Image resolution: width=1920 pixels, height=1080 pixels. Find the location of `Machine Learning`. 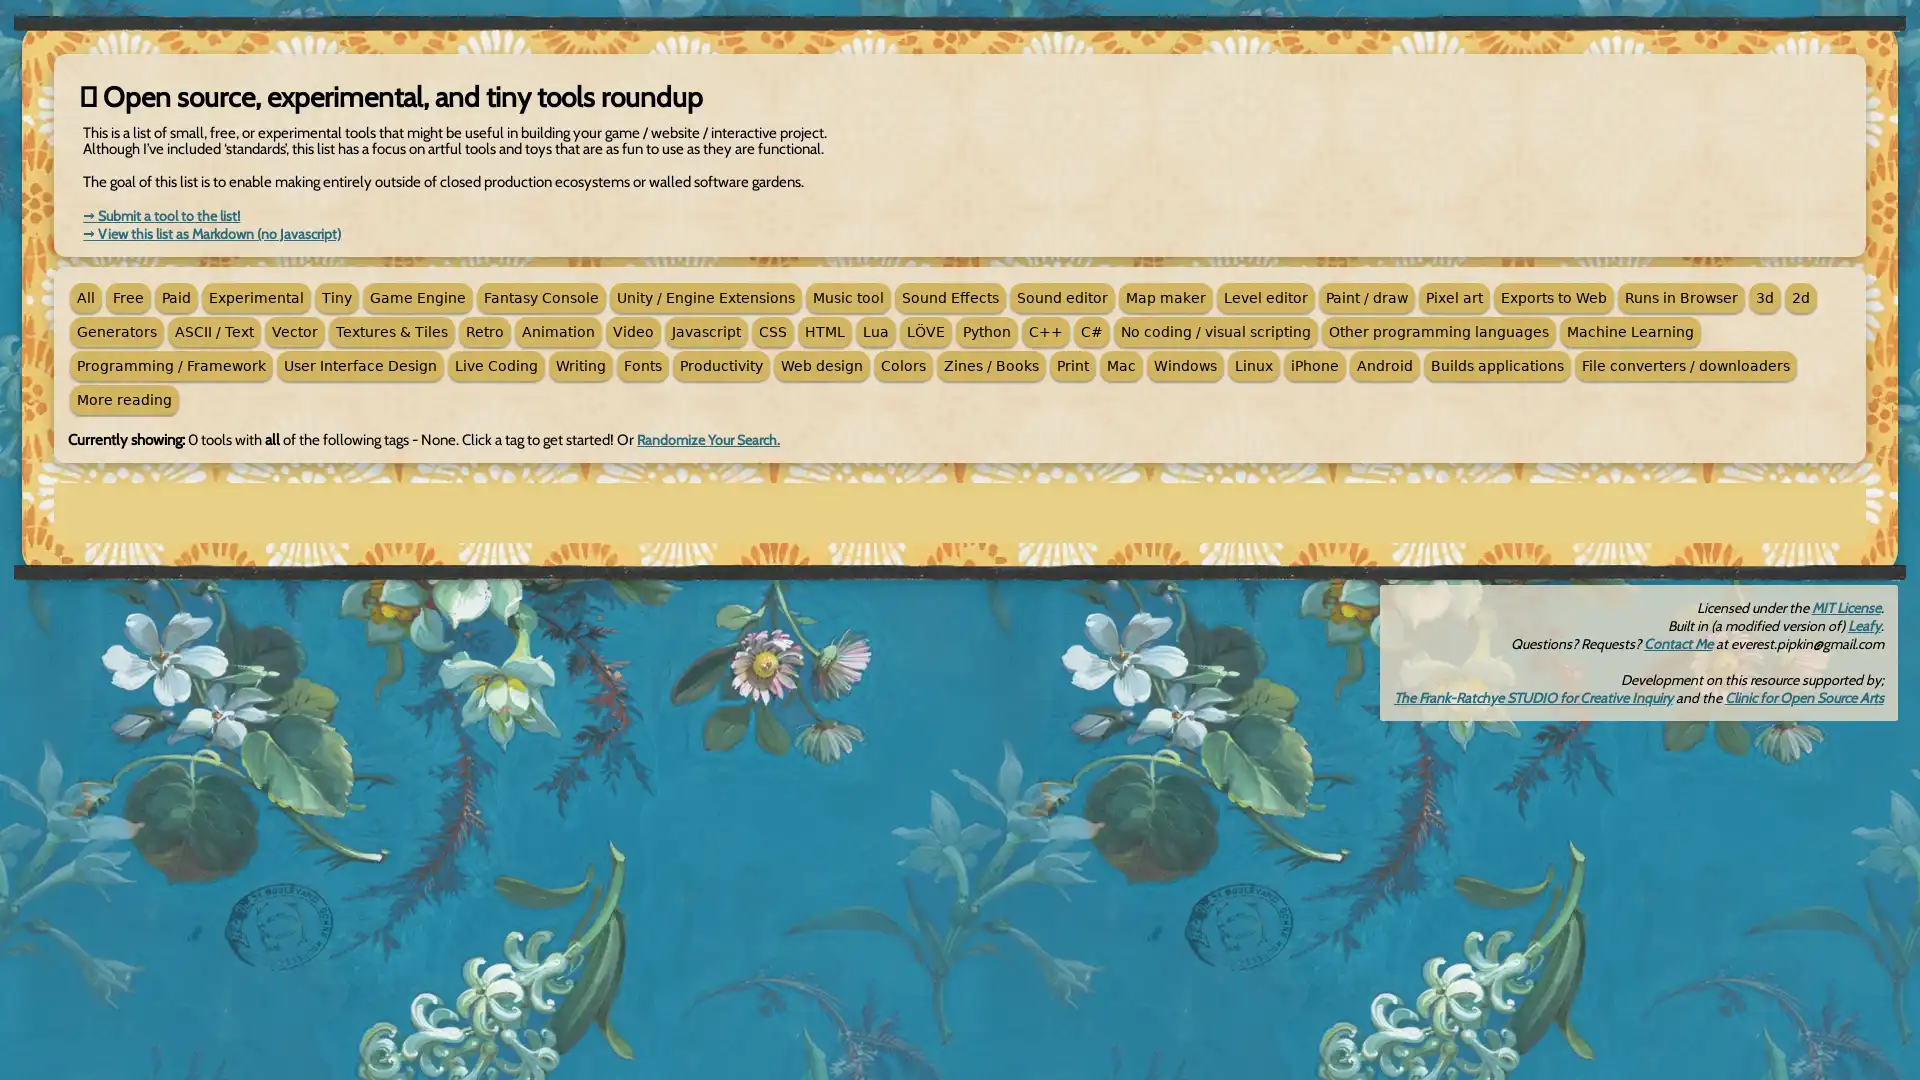

Machine Learning is located at coordinates (1630, 330).